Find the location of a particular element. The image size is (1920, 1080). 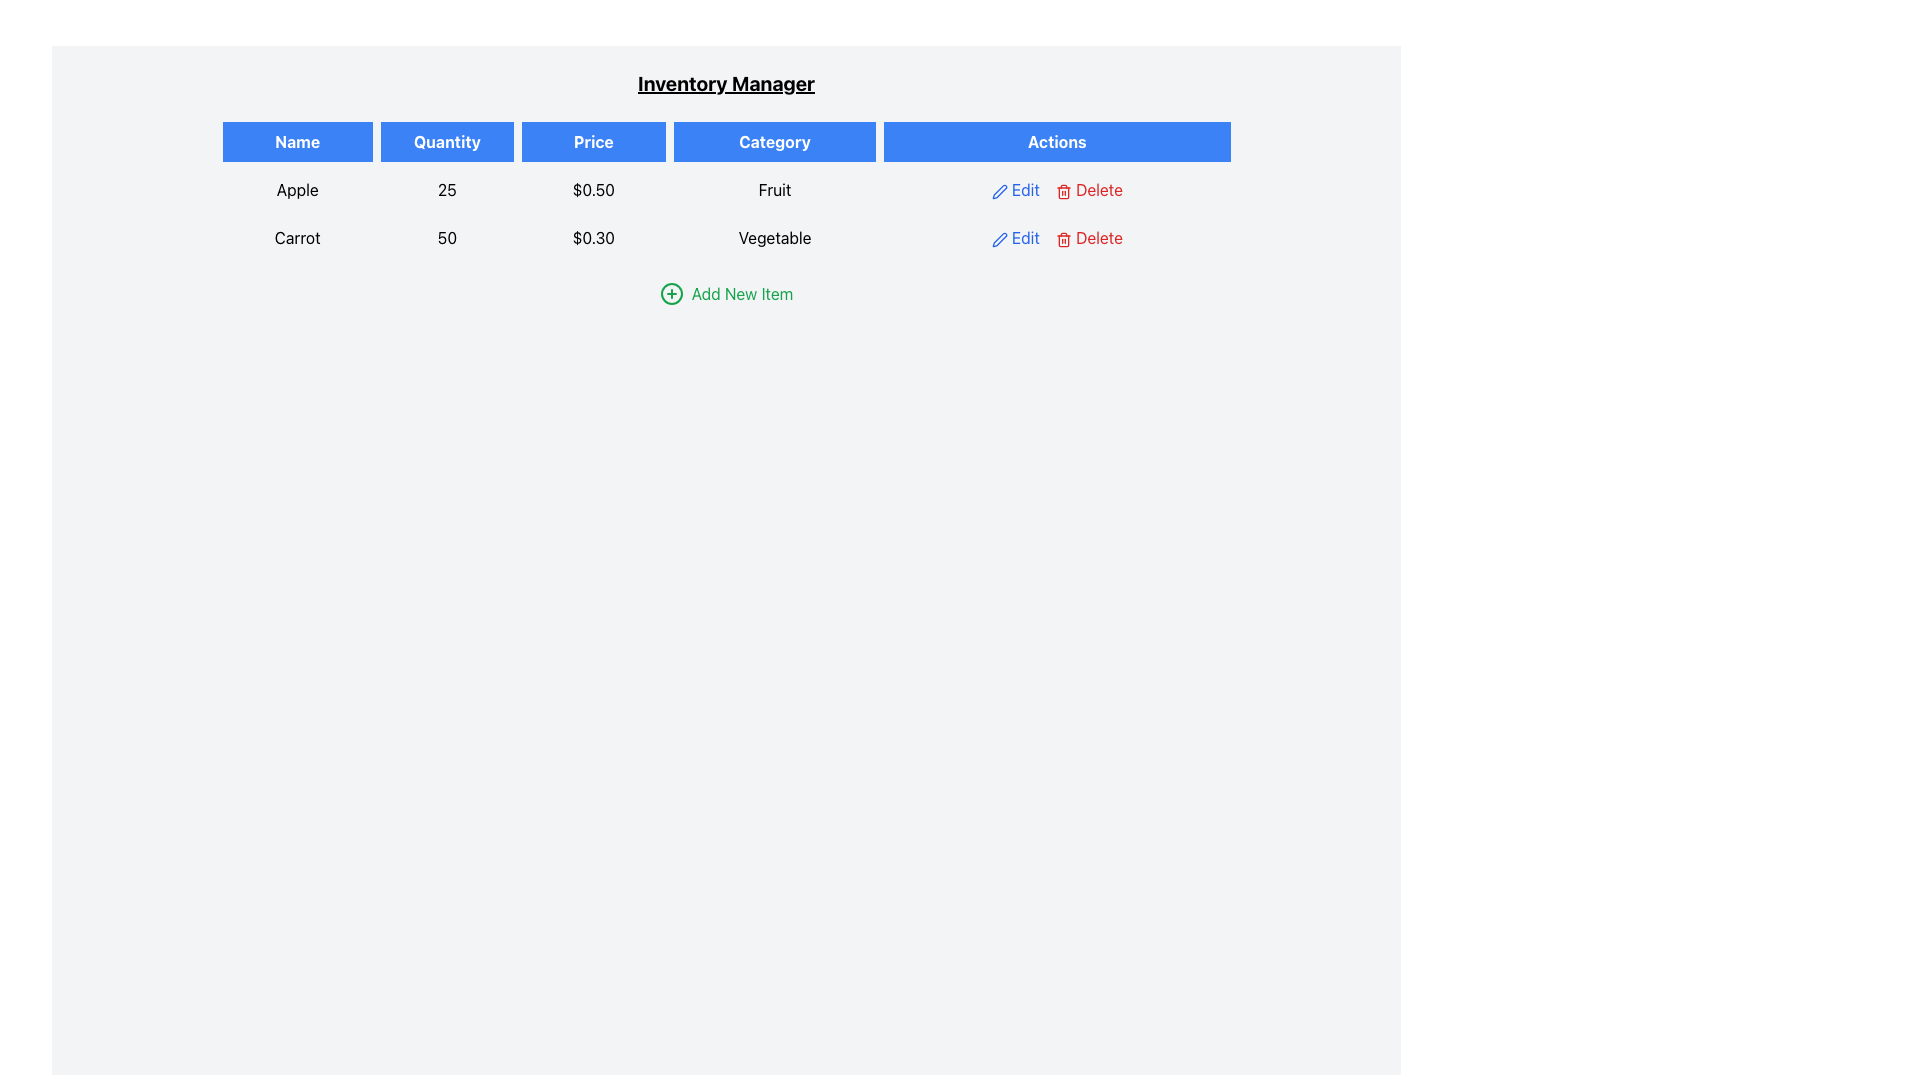

the 'Edit' link with a pen icon in the 'Actions' column of the second row in the table, which is associated with the 'Vegetable' category is located at coordinates (1015, 237).